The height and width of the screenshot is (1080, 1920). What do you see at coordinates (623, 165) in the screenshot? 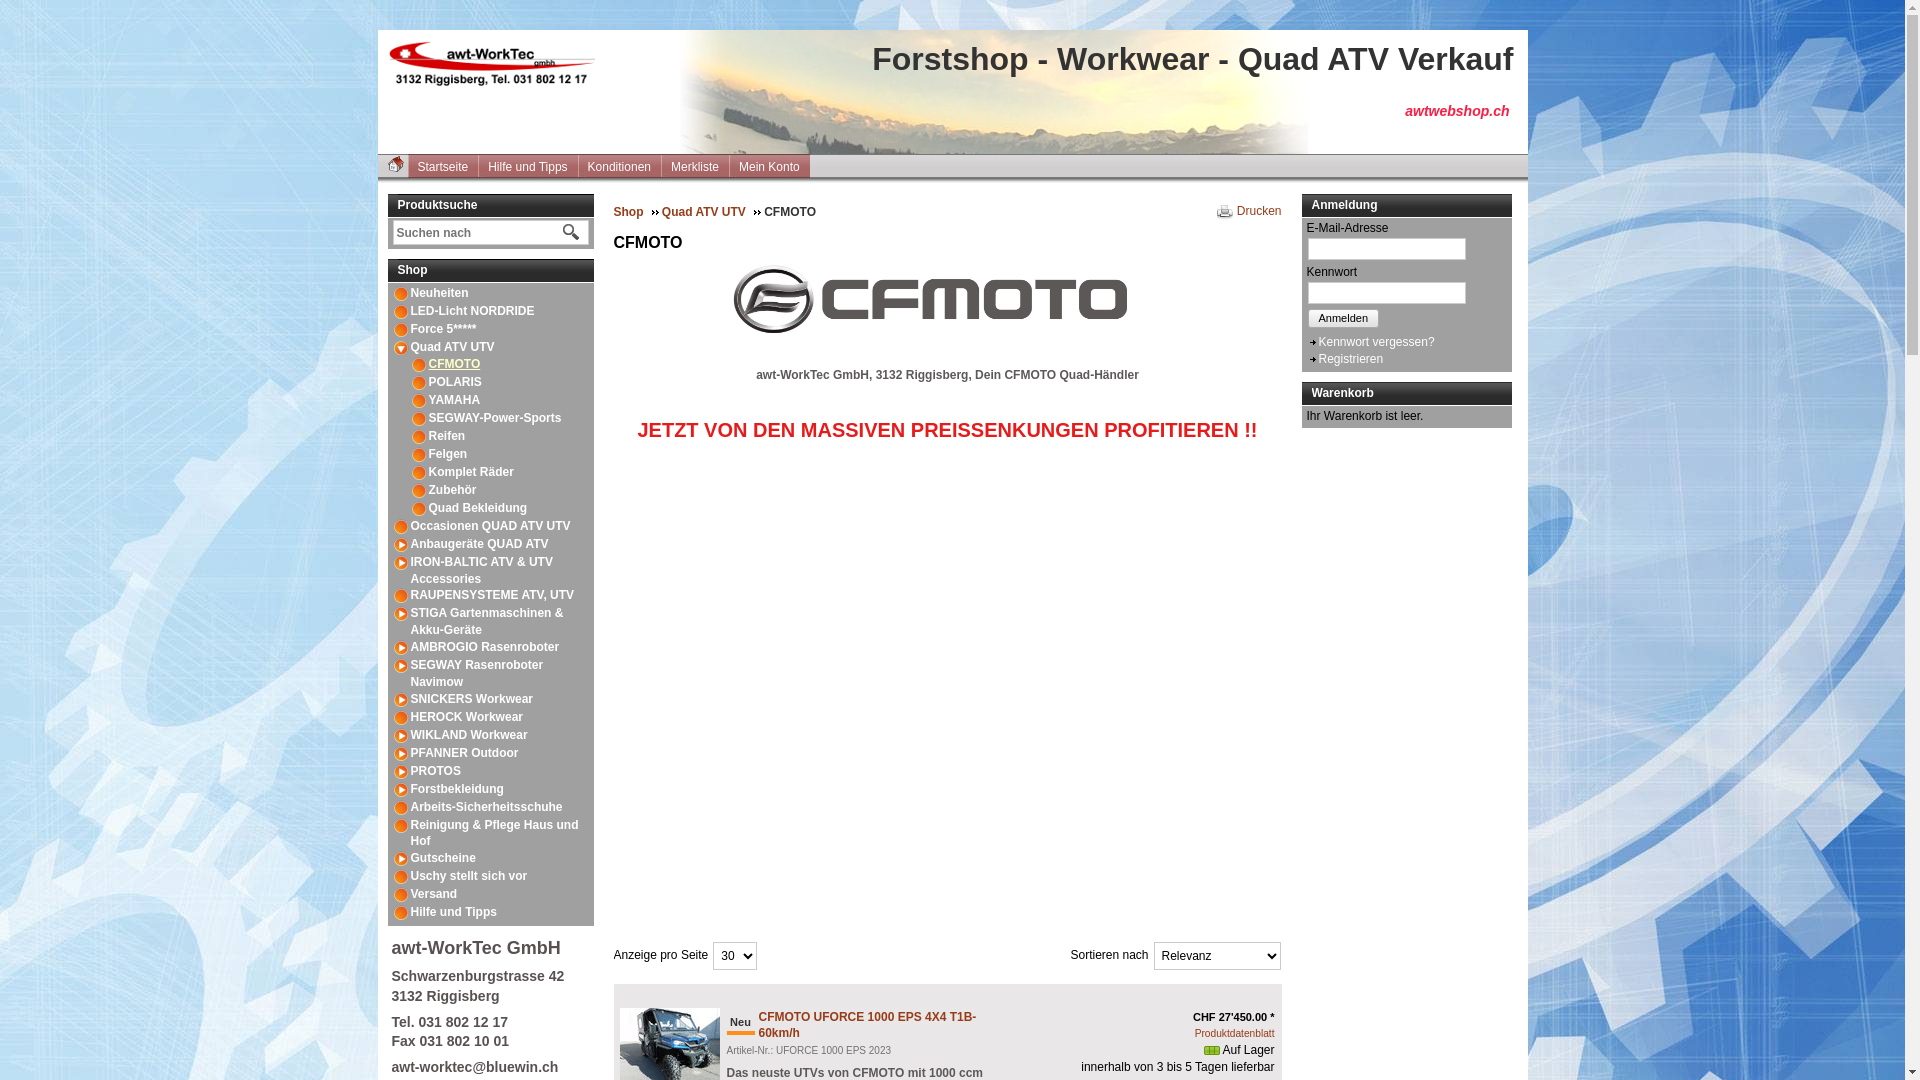
I see `'Konditionen'` at bounding box center [623, 165].